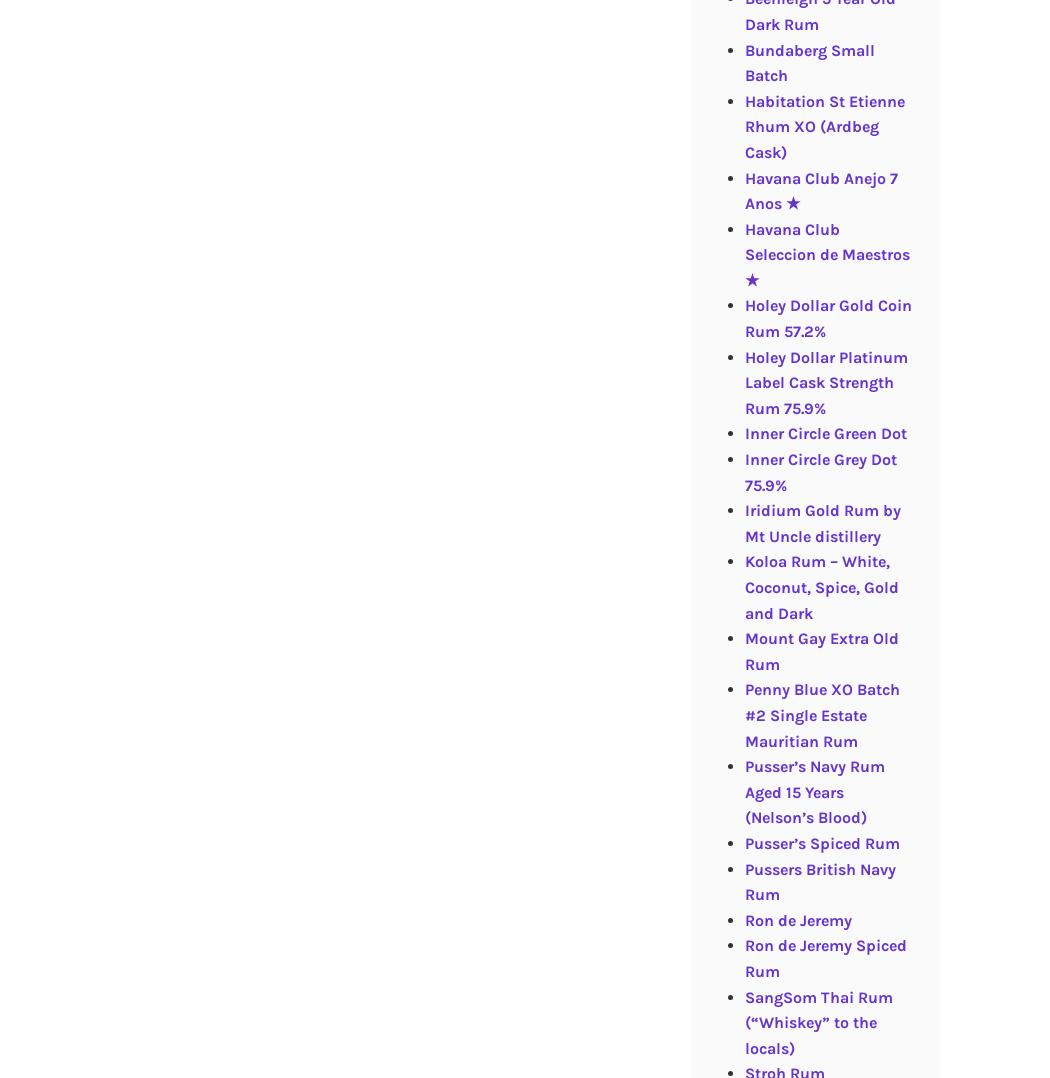 This screenshot has height=1078, width=1050. What do you see at coordinates (743, 433) in the screenshot?
I see `'Inner Circle Green Dot'` at bounding box center [743, 433].